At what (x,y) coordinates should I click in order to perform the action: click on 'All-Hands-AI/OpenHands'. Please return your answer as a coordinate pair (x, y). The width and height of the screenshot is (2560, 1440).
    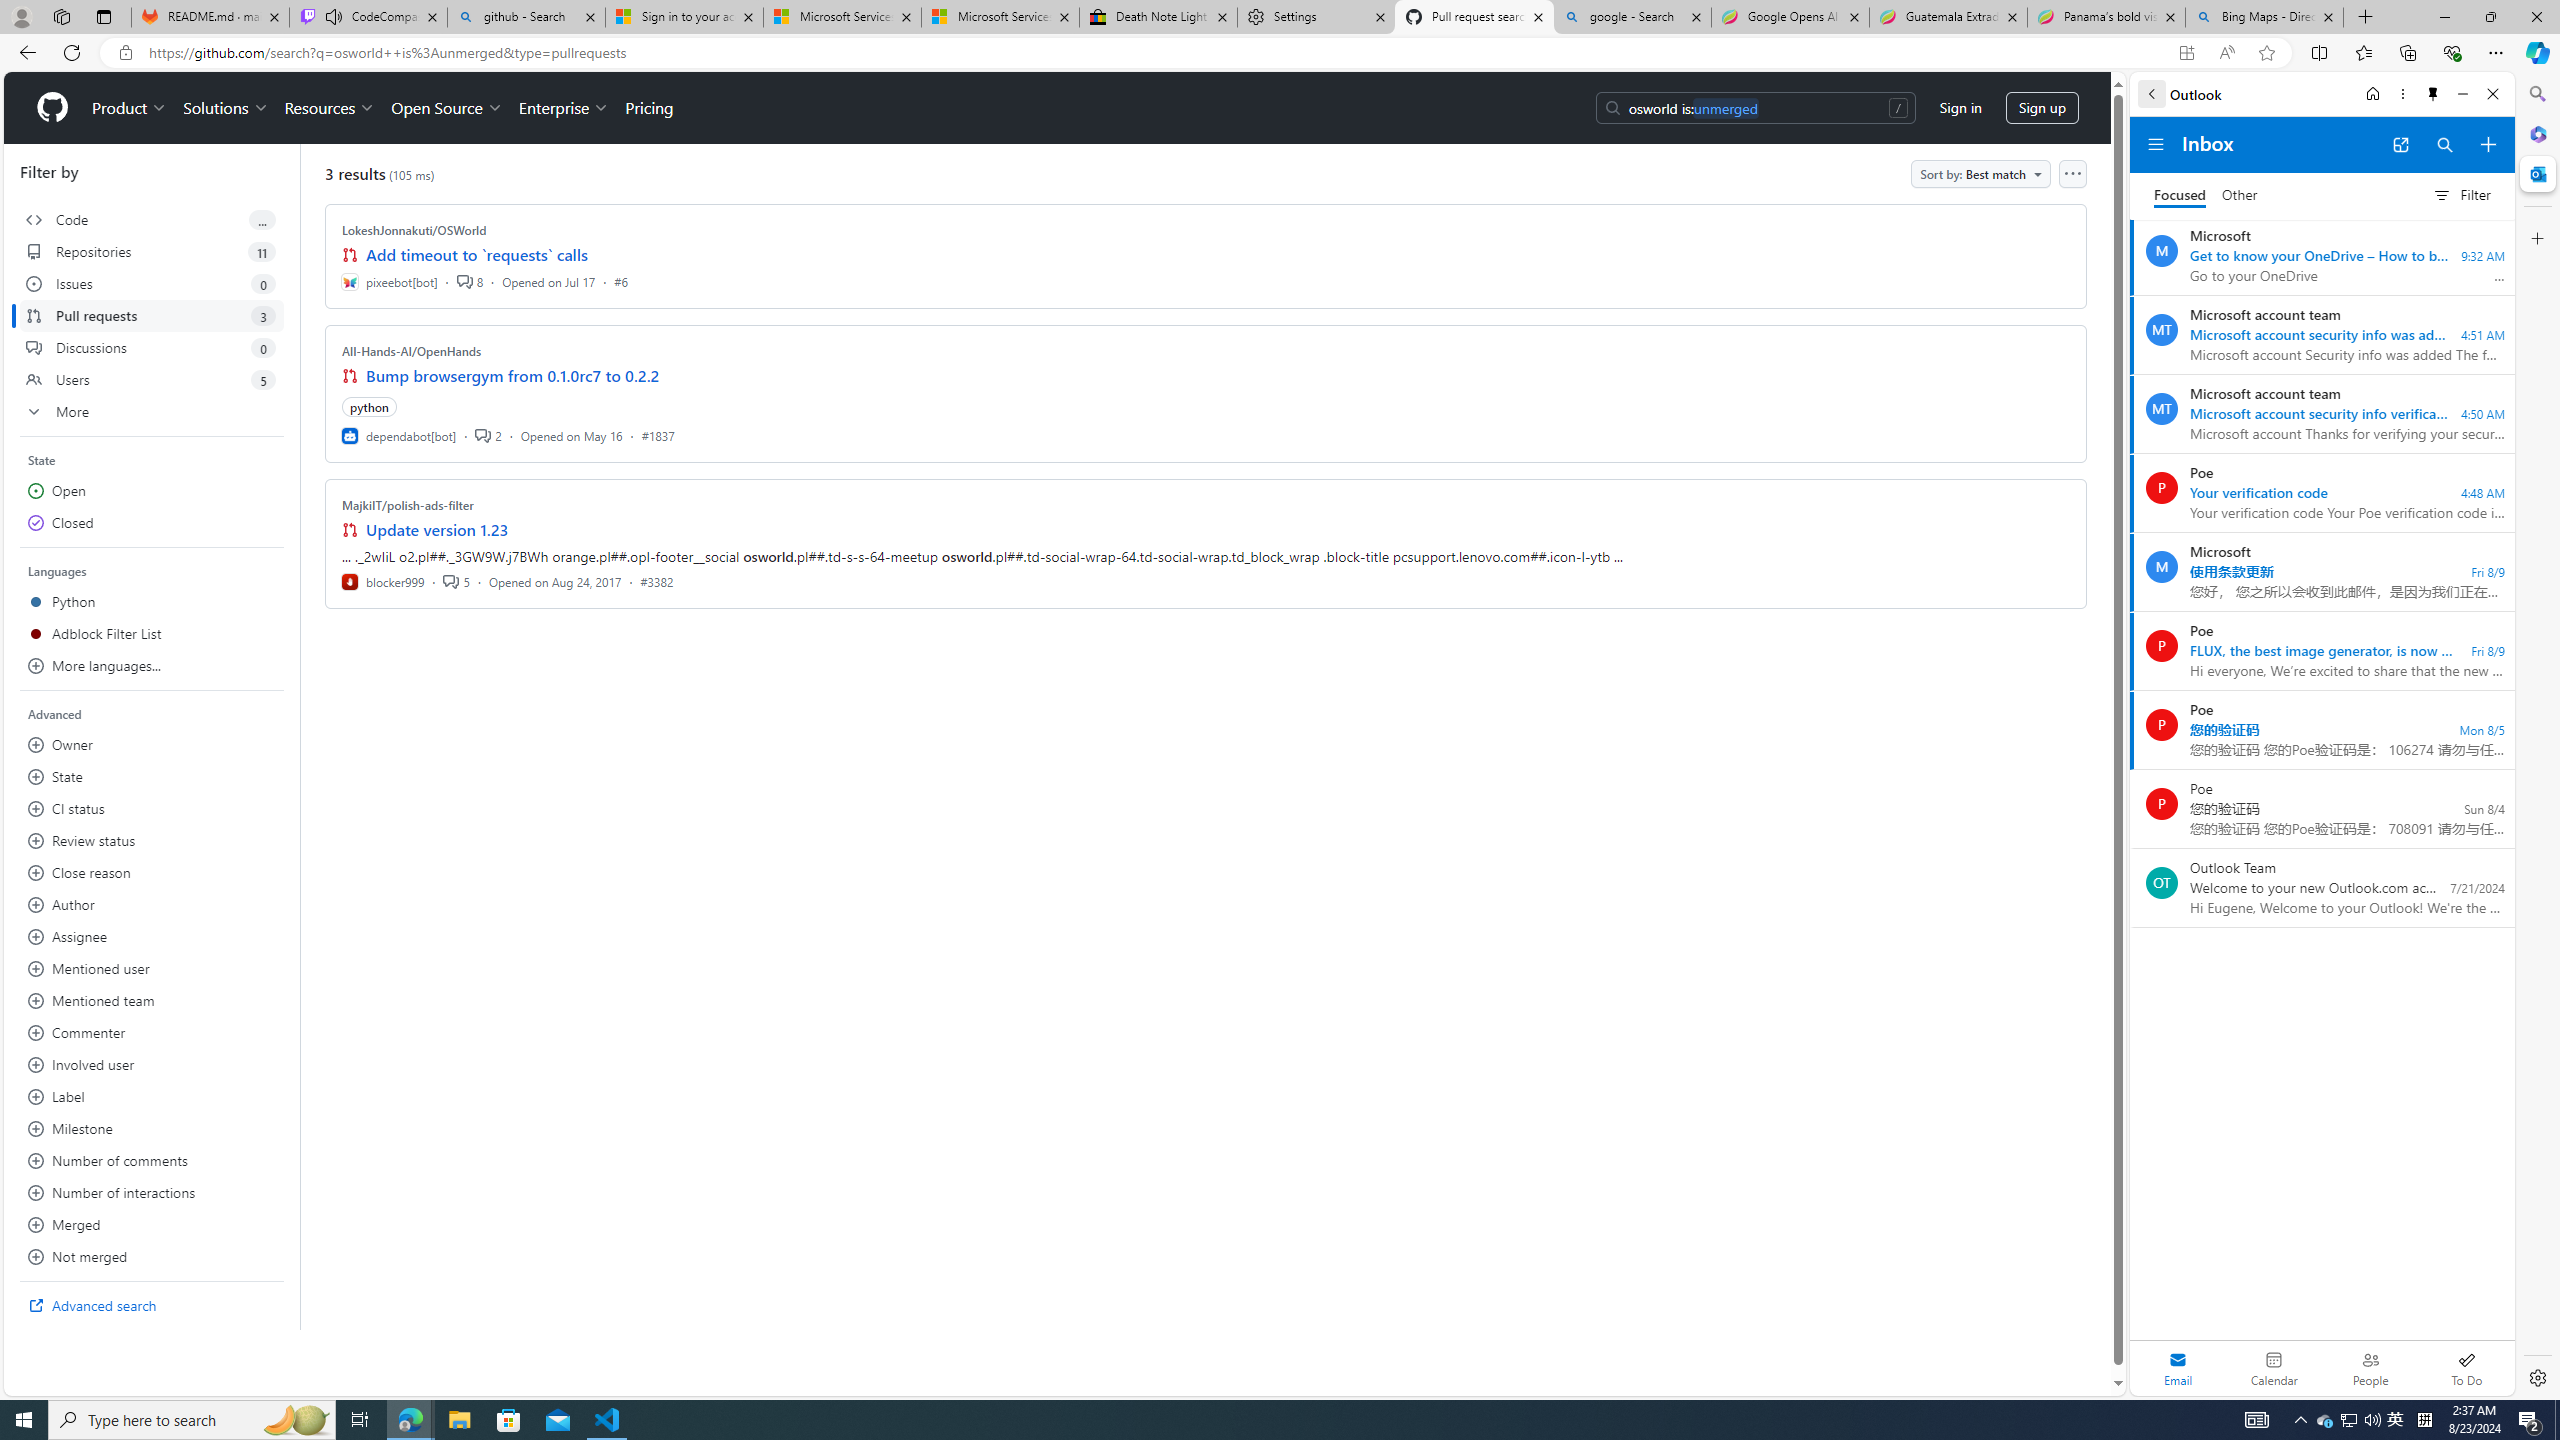
    Looking at the image, I should click on (411, 351).